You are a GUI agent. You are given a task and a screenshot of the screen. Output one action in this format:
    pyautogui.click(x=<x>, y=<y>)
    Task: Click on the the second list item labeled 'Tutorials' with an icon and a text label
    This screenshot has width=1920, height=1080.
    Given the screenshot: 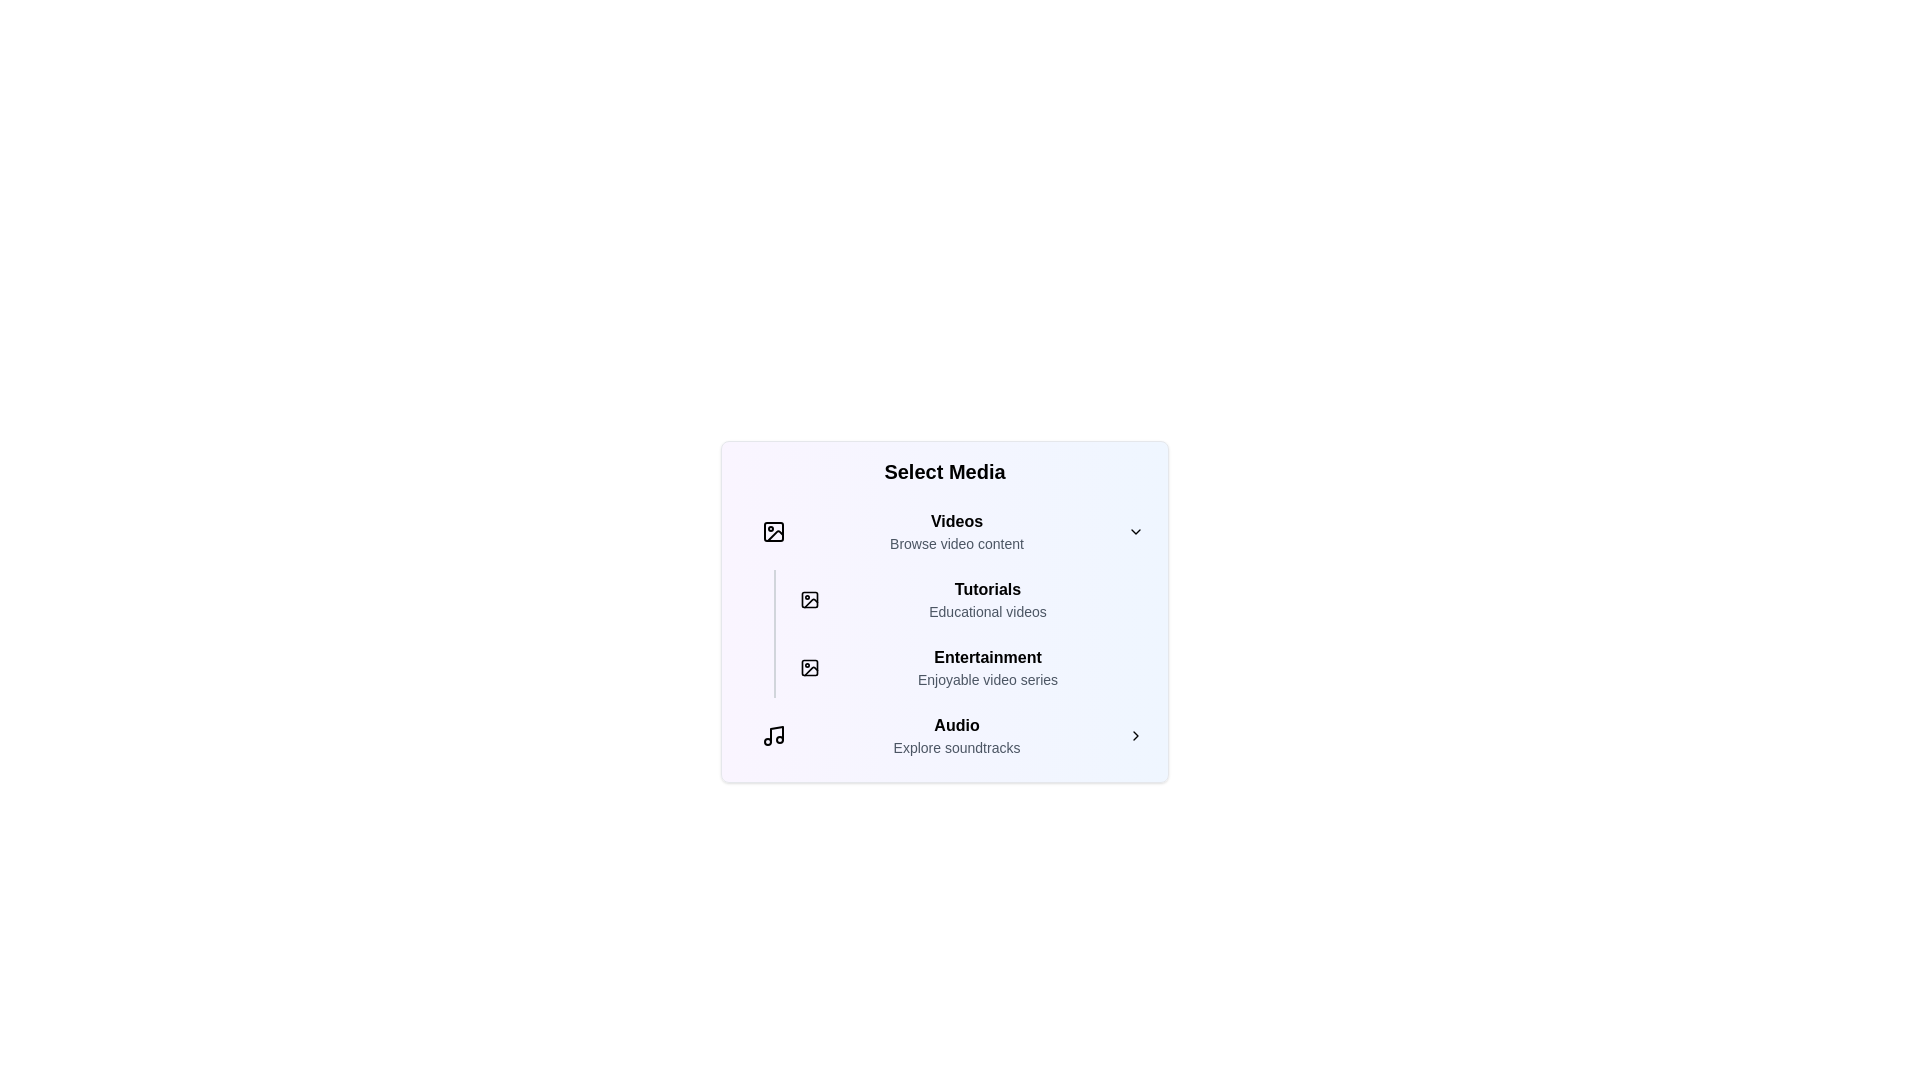 What is the action you would take?
    pyautogui.click(x=971, y=599)
    